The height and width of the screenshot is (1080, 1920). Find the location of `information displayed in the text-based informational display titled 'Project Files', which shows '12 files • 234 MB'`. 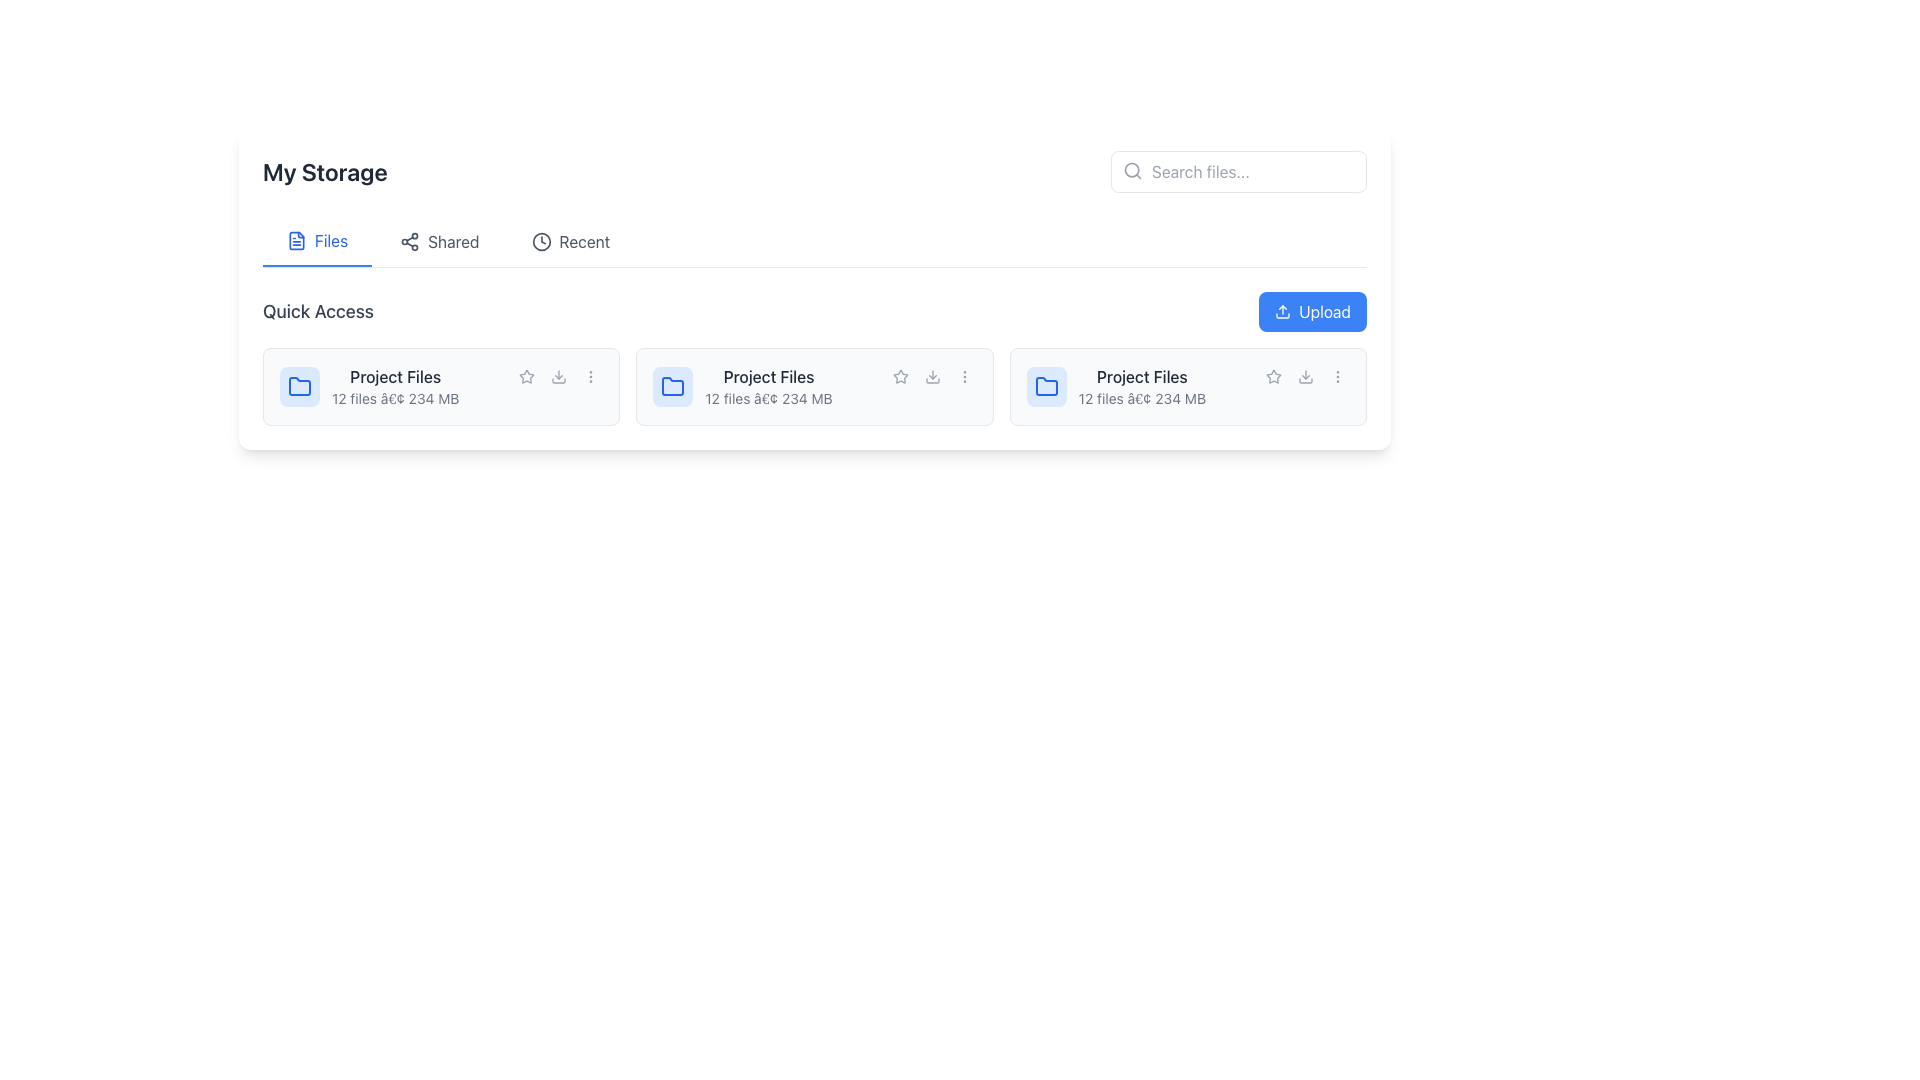

information displayed in the text-based informational display titled 'Project Files', which shows '12 files • 234 MB' is located at coordinates (767, 386).